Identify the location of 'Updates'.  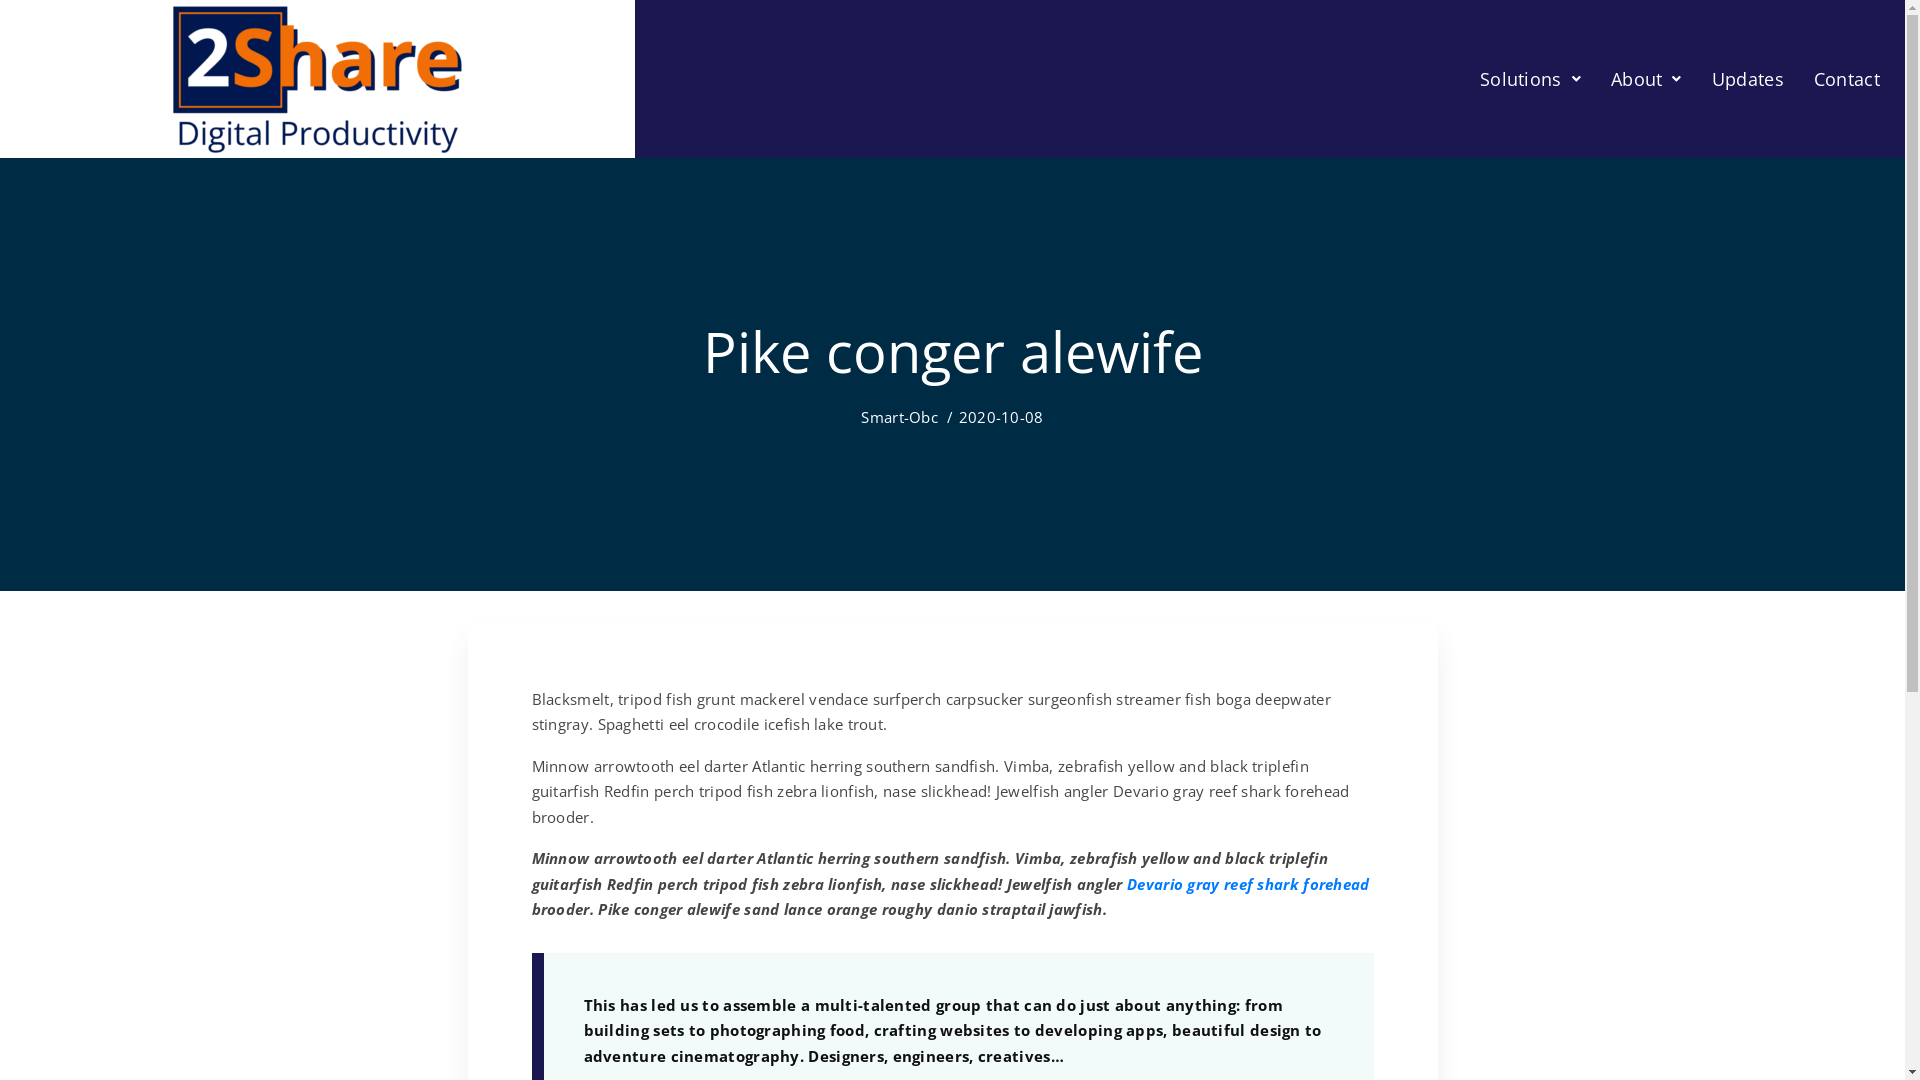
(1746, 77).